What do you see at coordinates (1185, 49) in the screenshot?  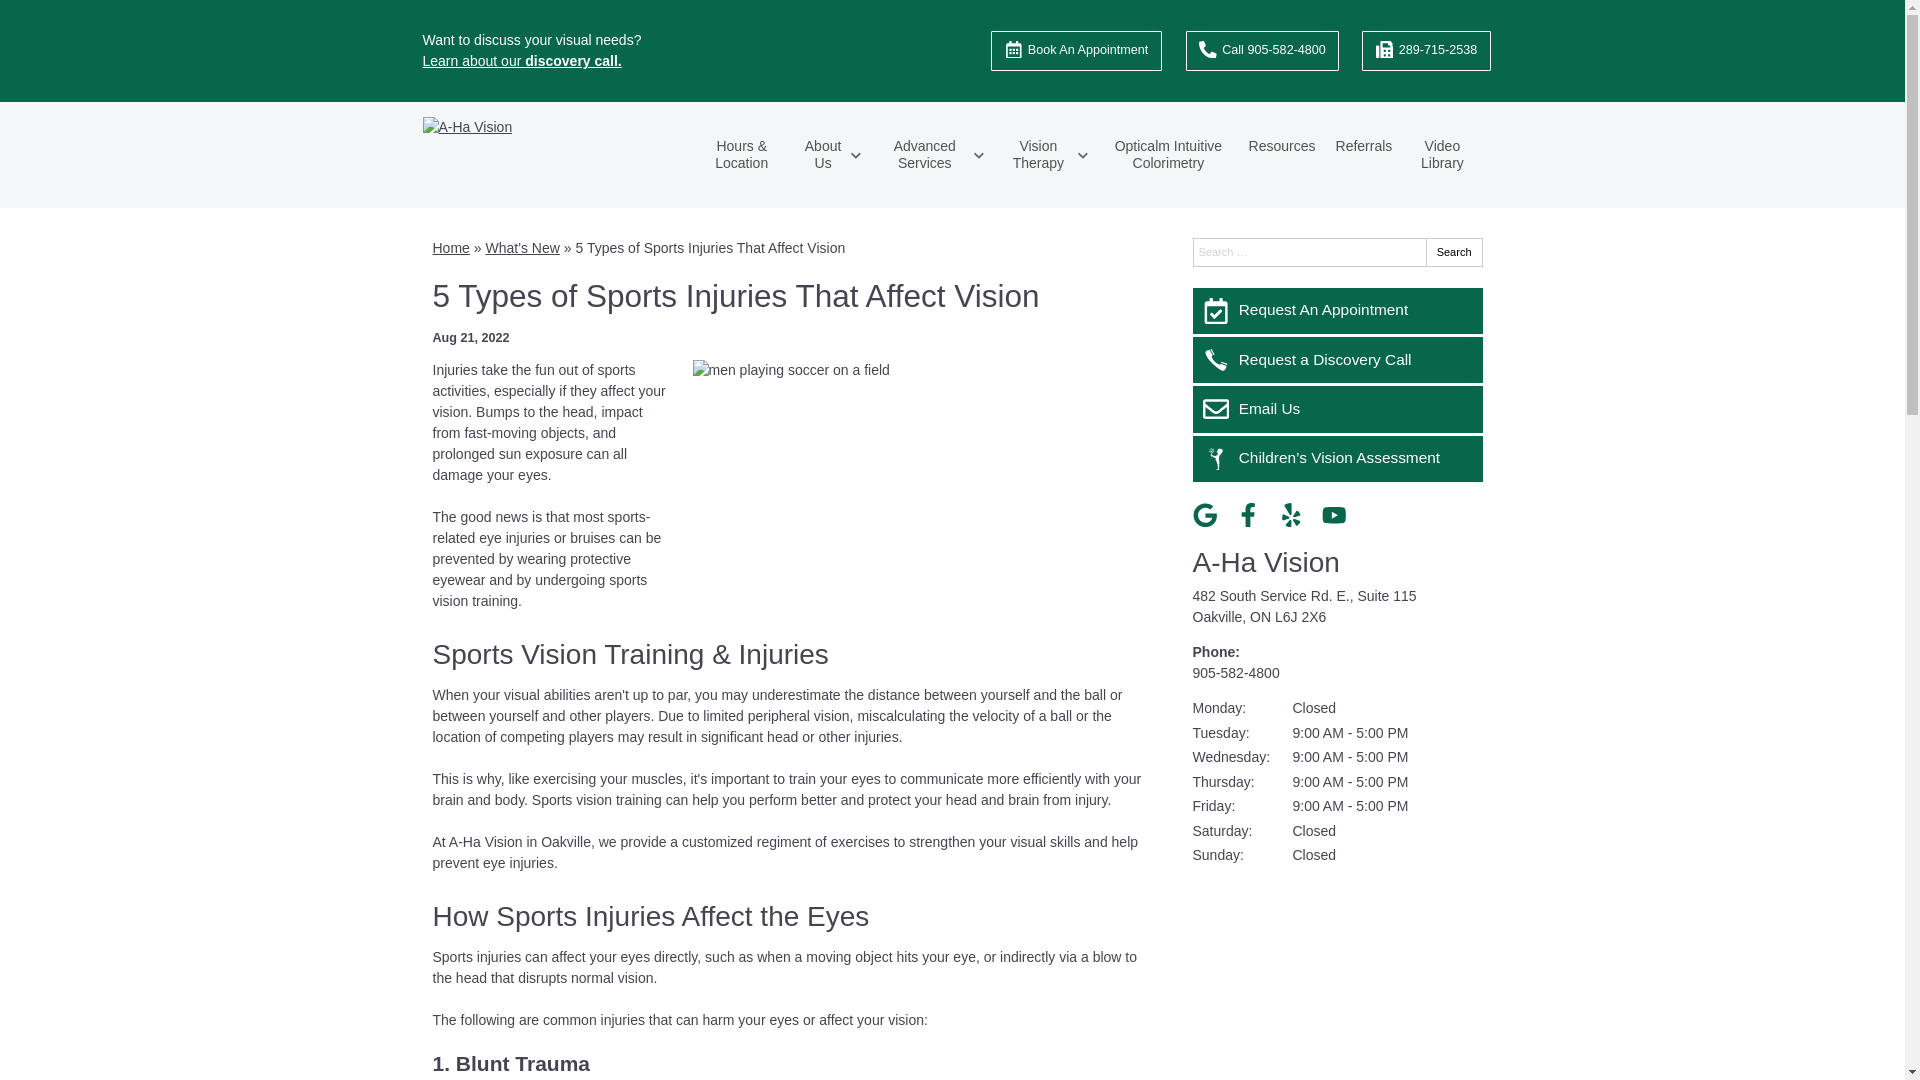 I see `'Call 905-582-4800'` at bounding box center [1185, 49].